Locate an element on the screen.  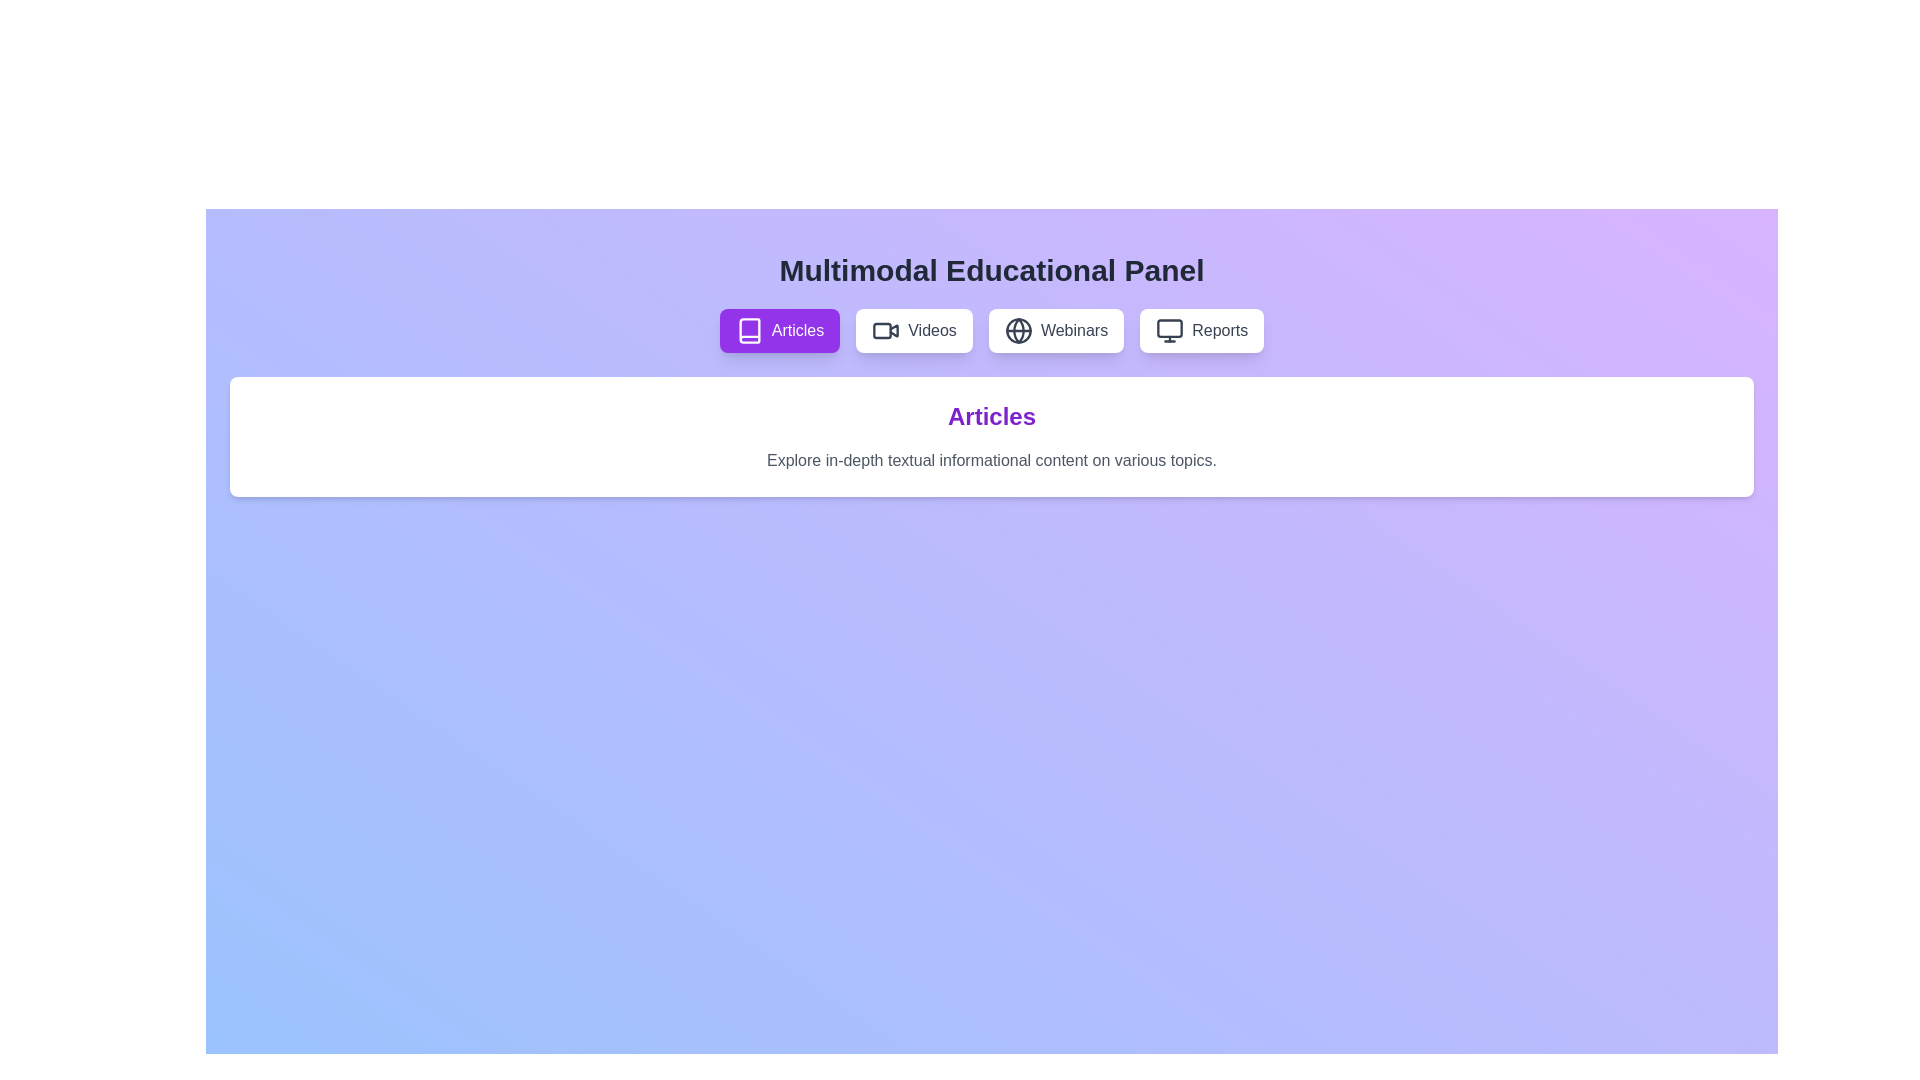
the 'Articles' text label, which is located next to the book icon within the Articles button in the navigation bar at the top-middle of the interface is located at coordinates (796, 330).